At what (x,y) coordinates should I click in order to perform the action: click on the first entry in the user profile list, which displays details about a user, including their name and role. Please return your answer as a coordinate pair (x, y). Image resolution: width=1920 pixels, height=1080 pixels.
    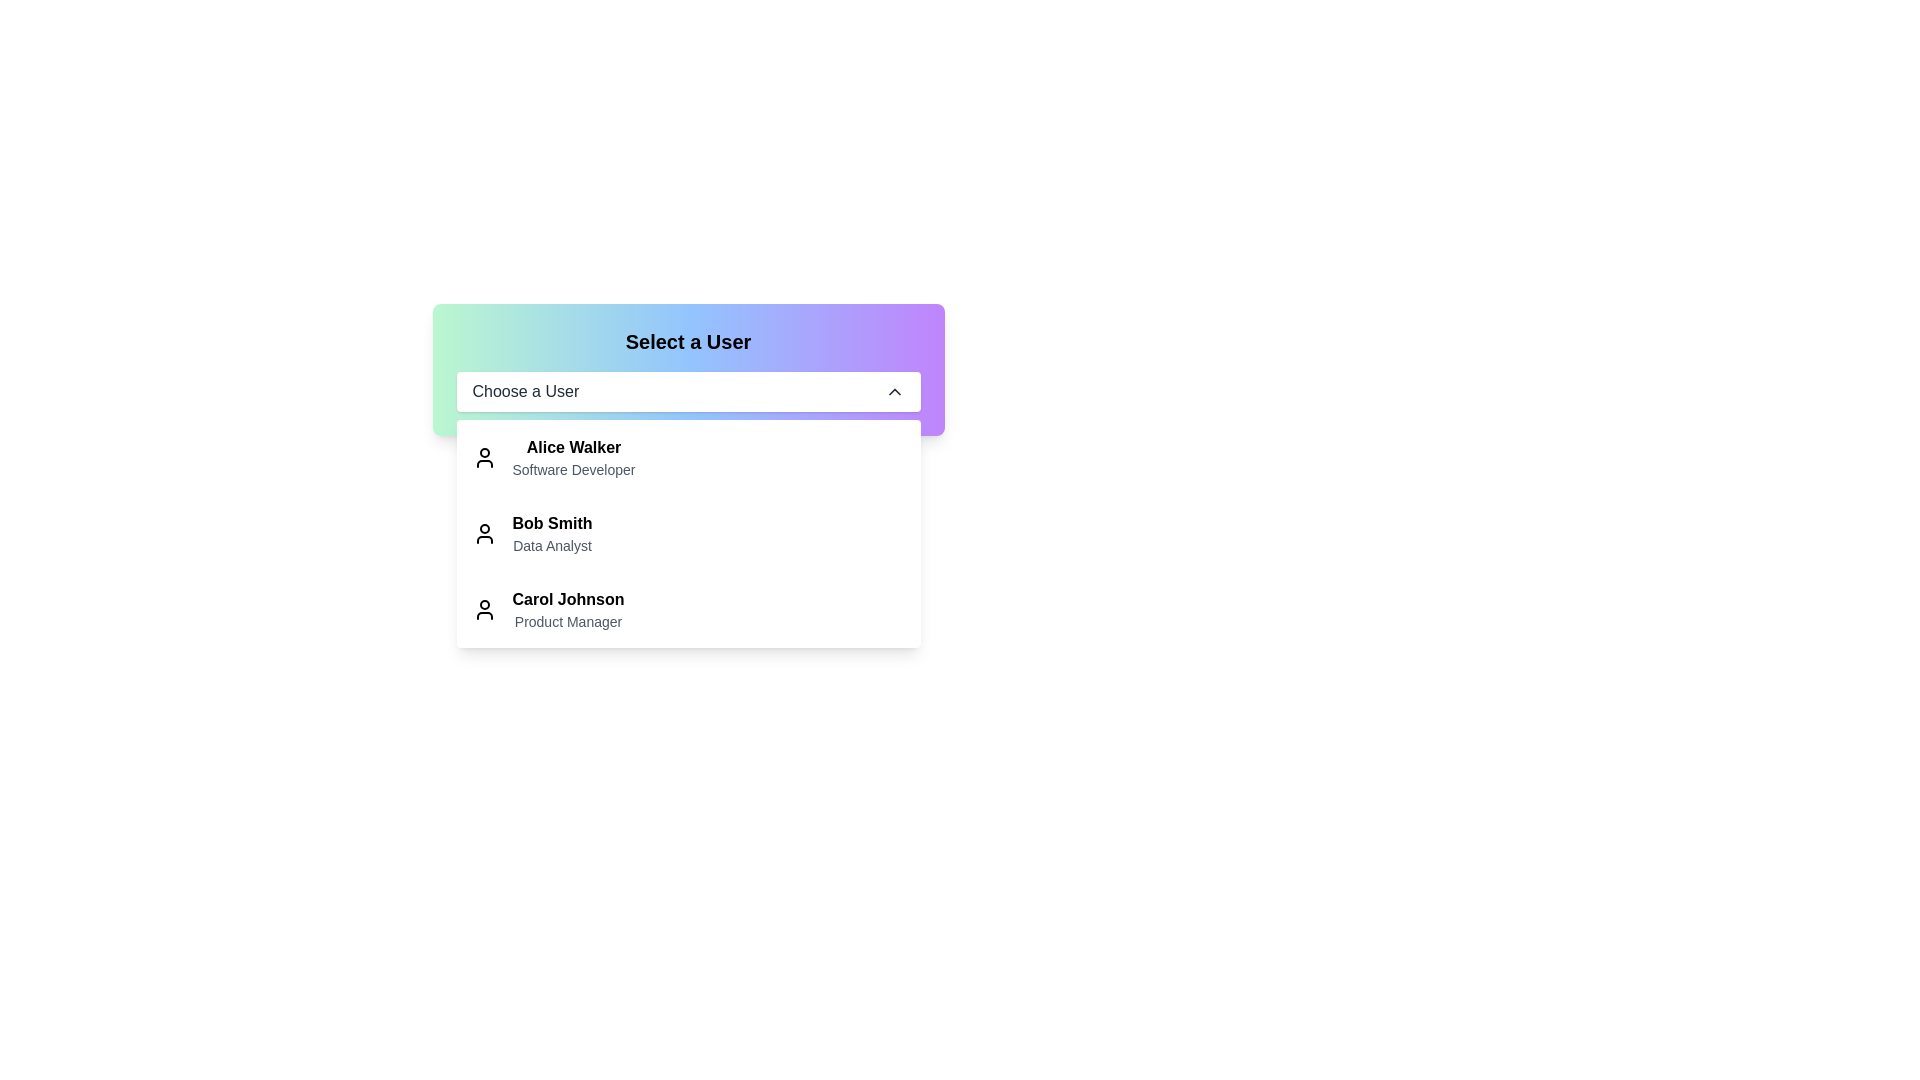
    Looking at the image, I should click on (688, 458).